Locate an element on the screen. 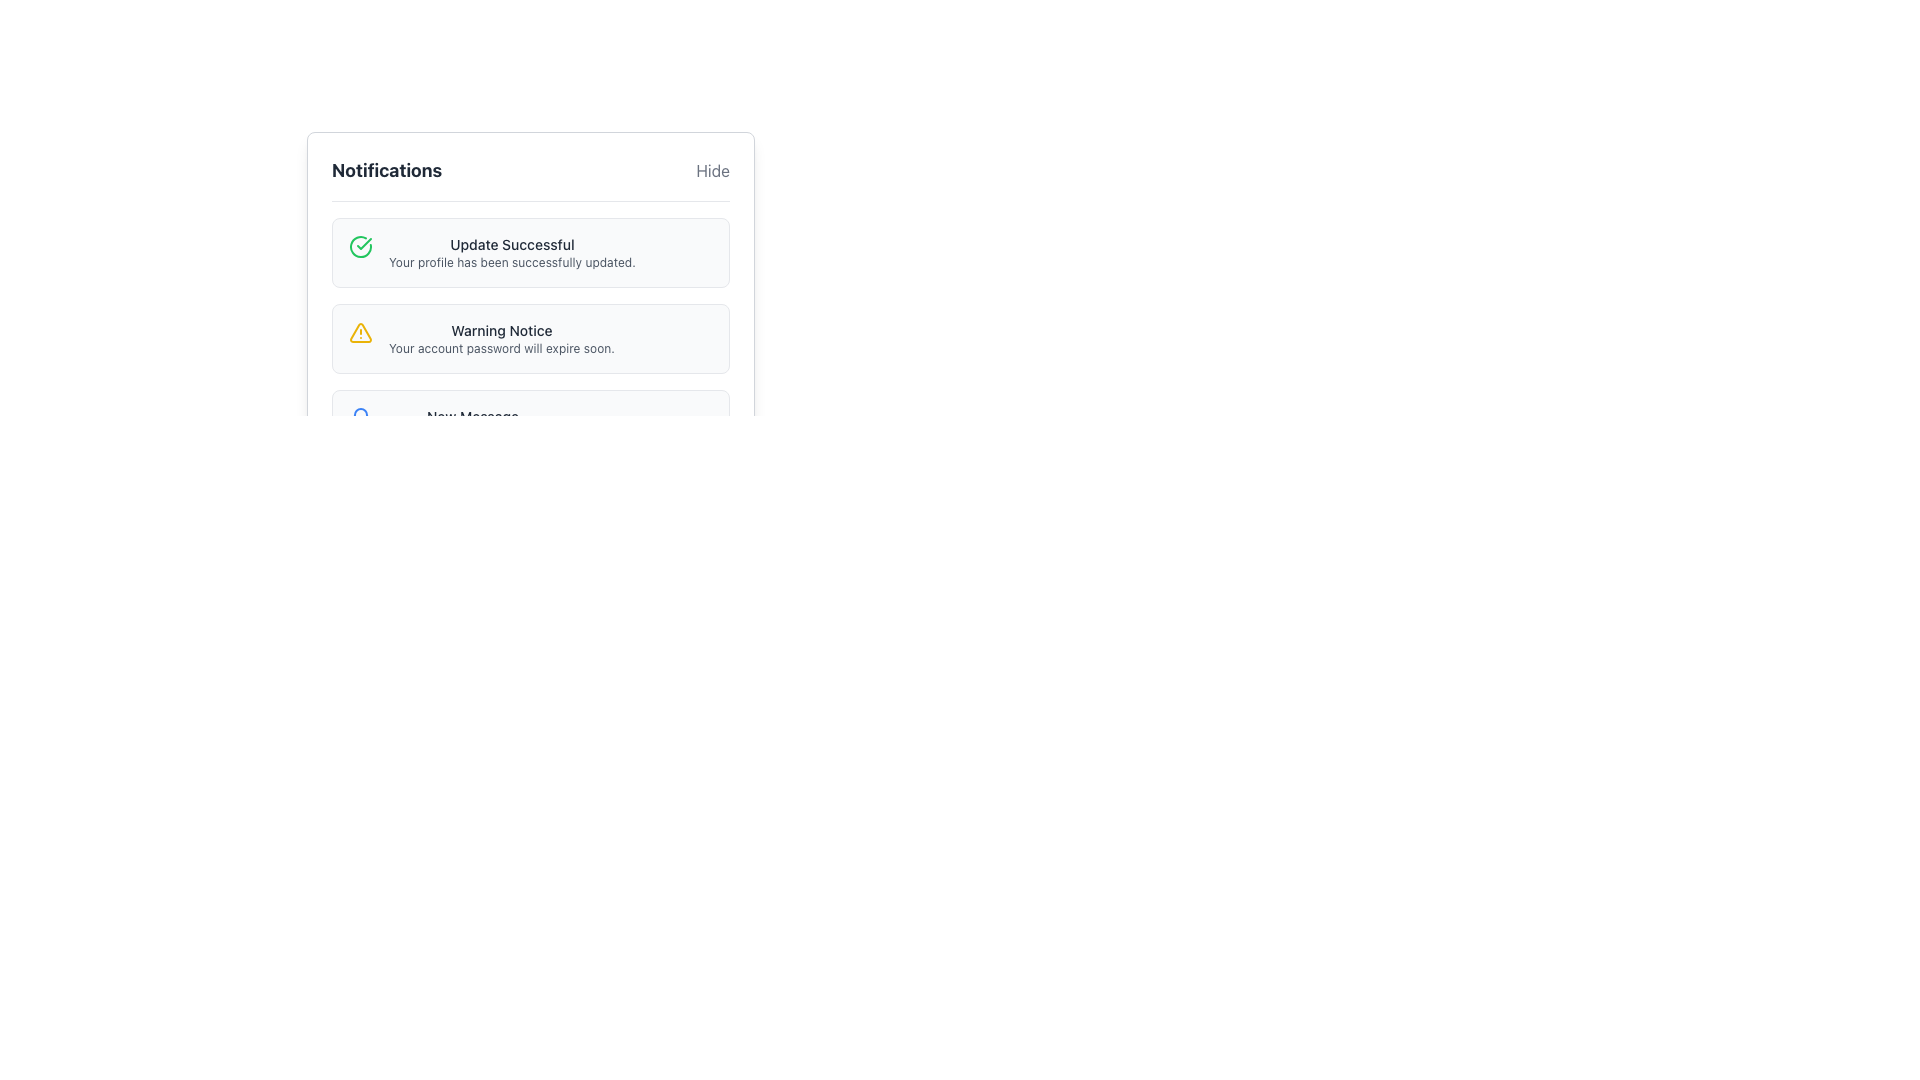 Image resolution: width=1920 pixels, height=1080 pixels. the bell icon for notifications located to the left of the 'New Message' text in the third notification item is located at coordinates (360, 418).